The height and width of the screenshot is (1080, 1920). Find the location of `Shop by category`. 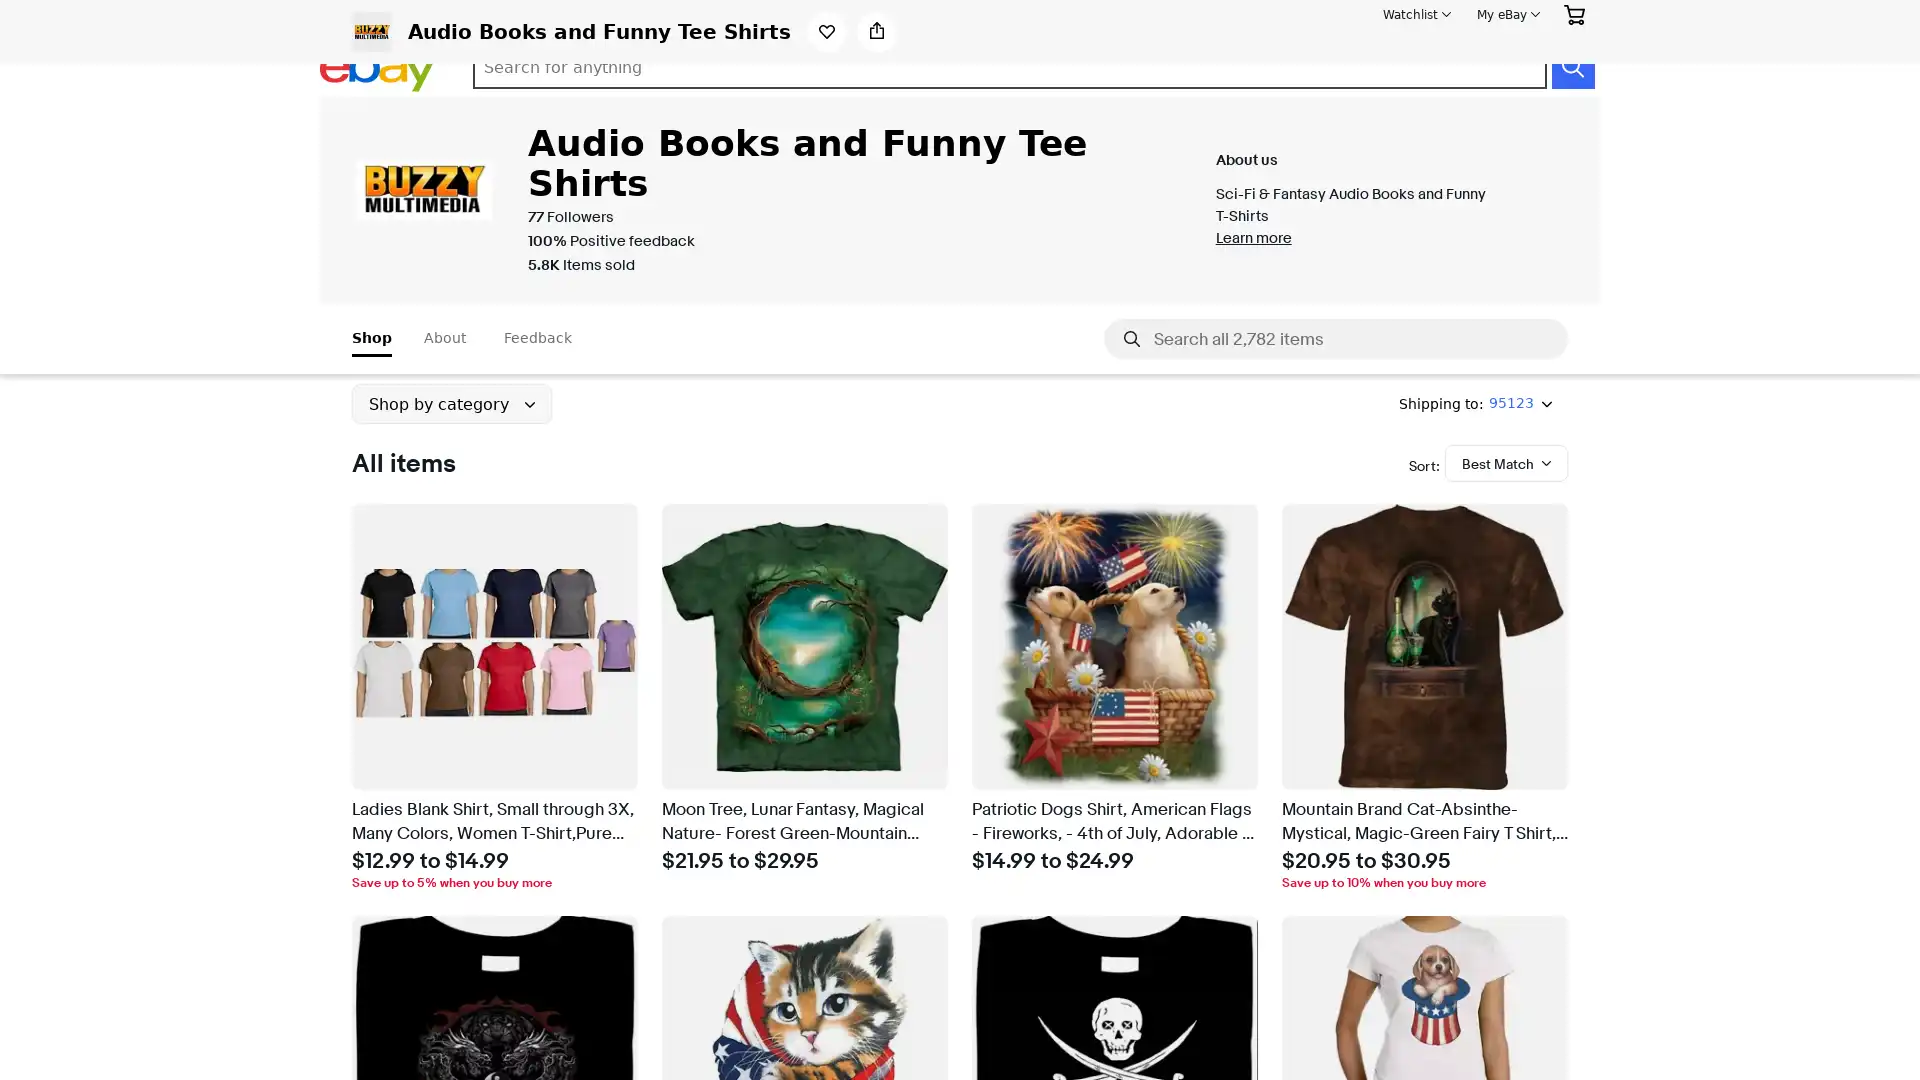

Shop by category is located at coordinates (450, 404).